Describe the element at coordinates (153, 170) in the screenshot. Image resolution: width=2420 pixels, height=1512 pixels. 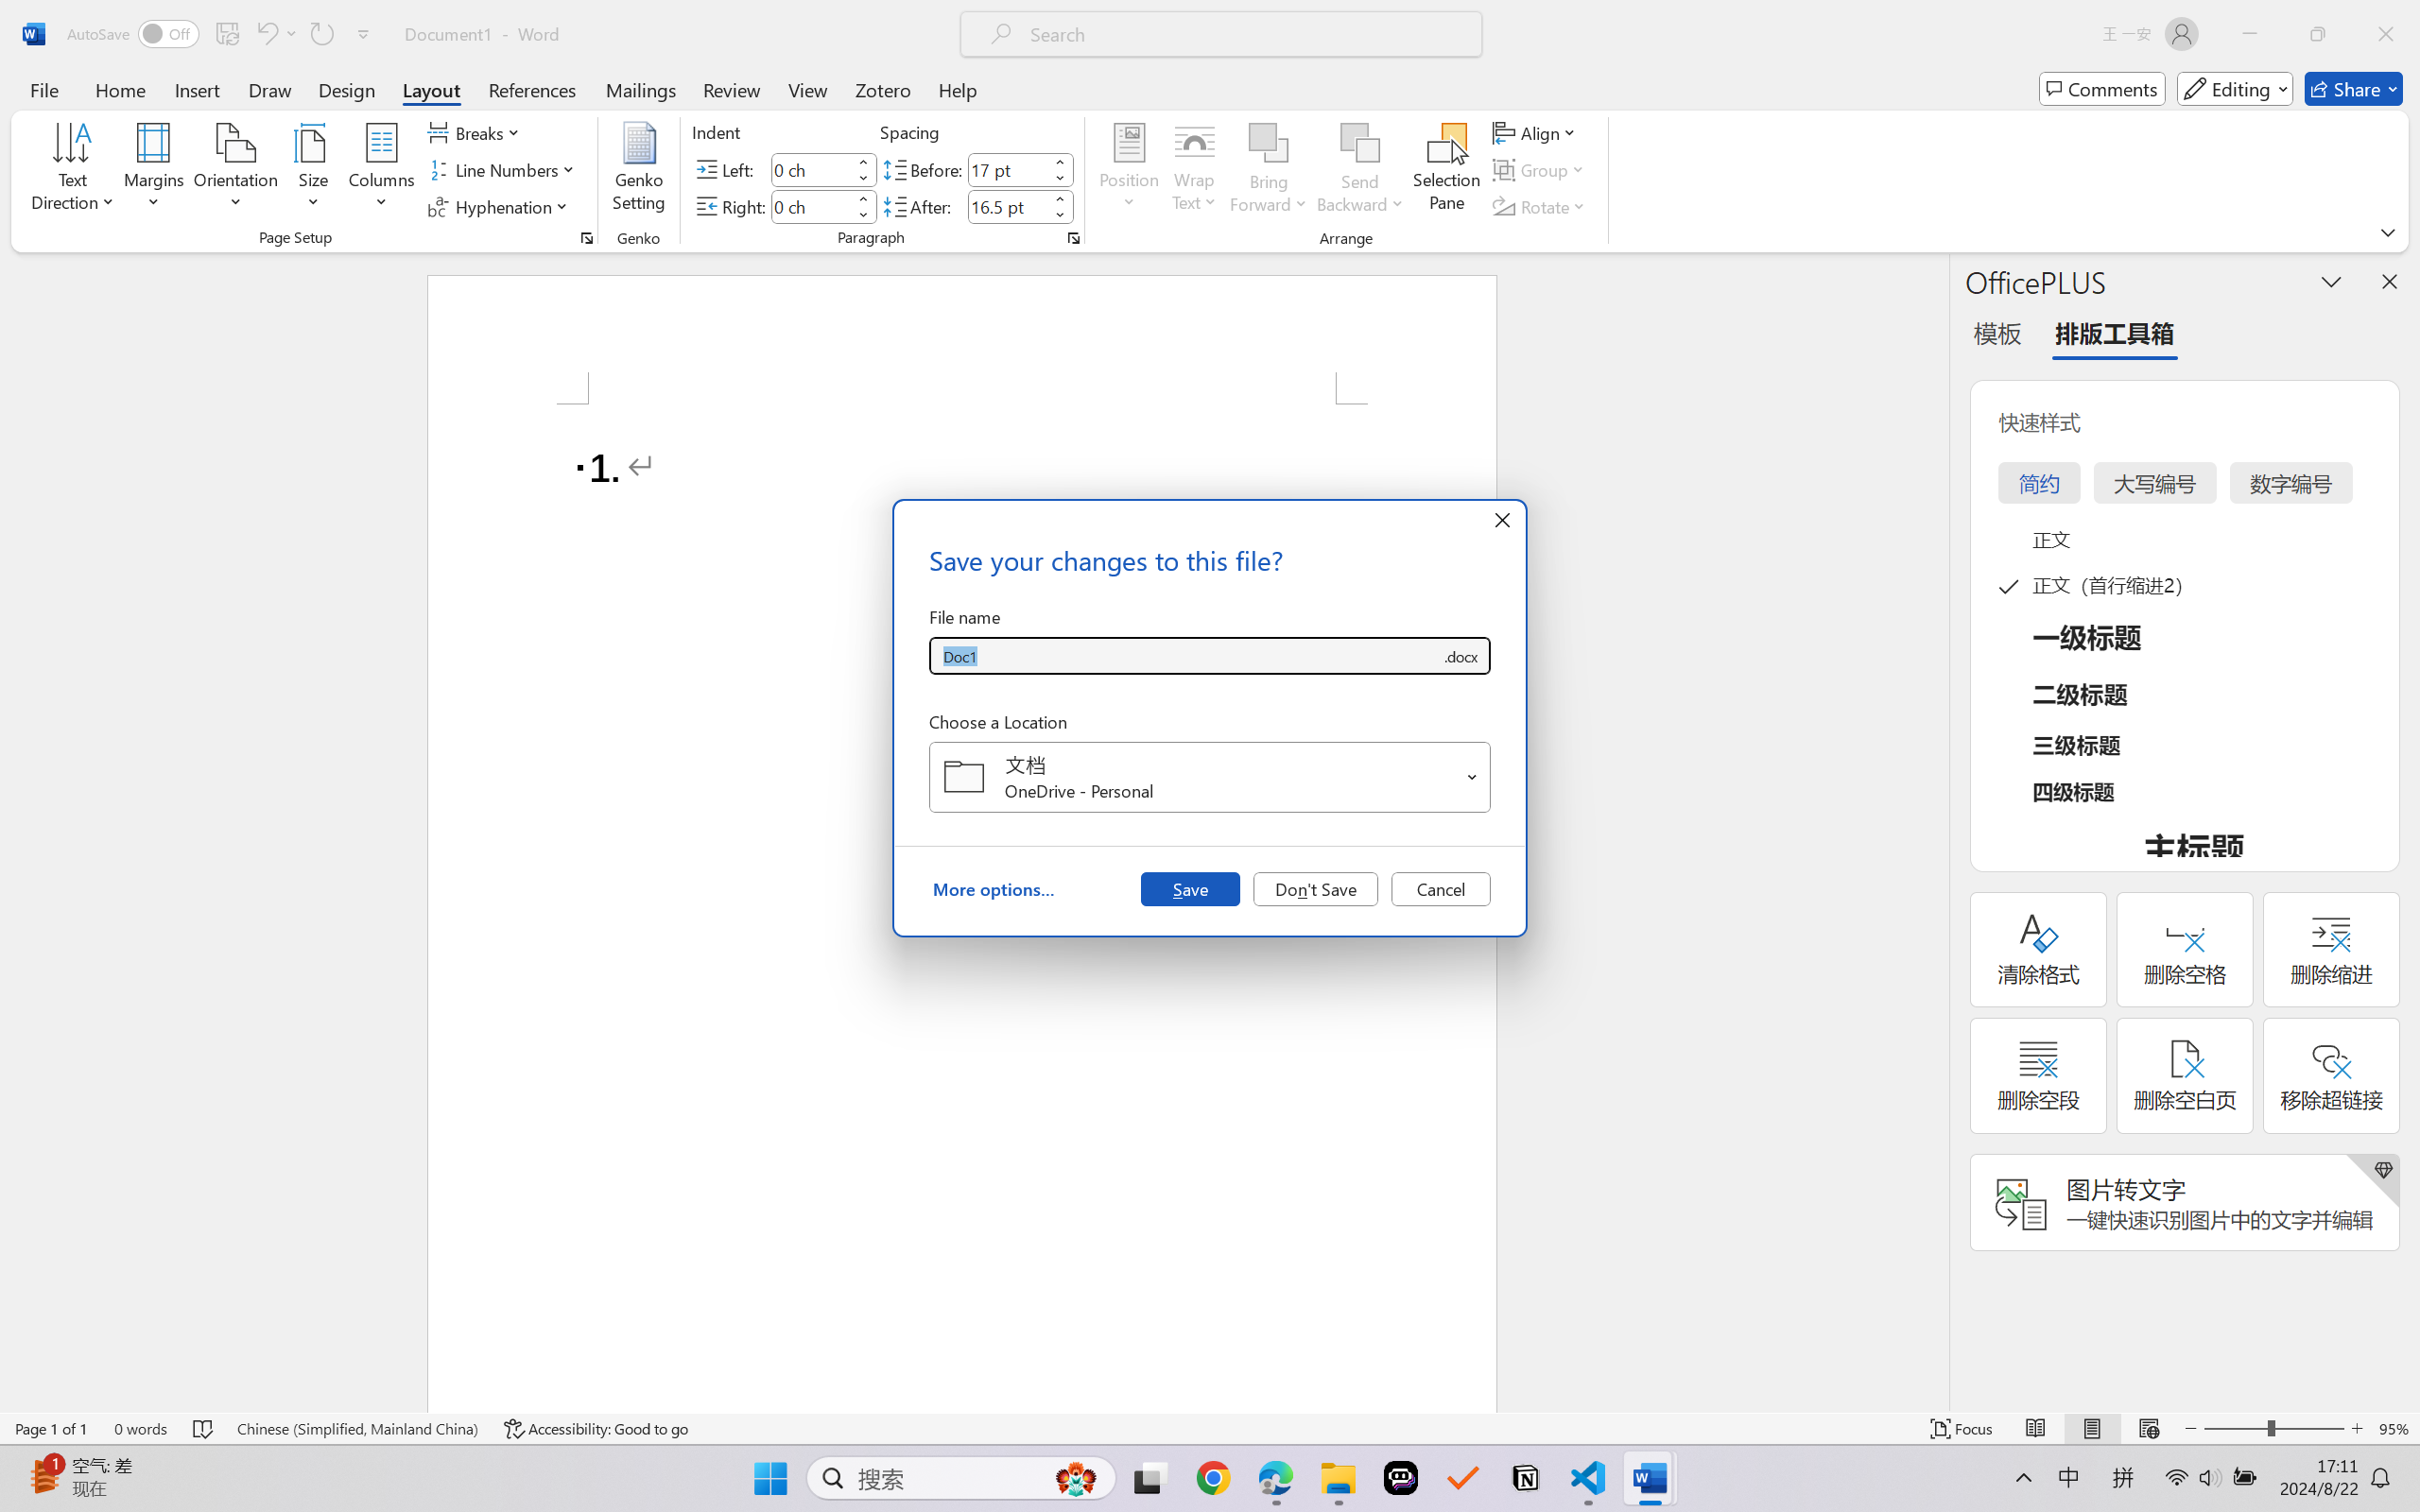
I see `'Margins'` at that location.